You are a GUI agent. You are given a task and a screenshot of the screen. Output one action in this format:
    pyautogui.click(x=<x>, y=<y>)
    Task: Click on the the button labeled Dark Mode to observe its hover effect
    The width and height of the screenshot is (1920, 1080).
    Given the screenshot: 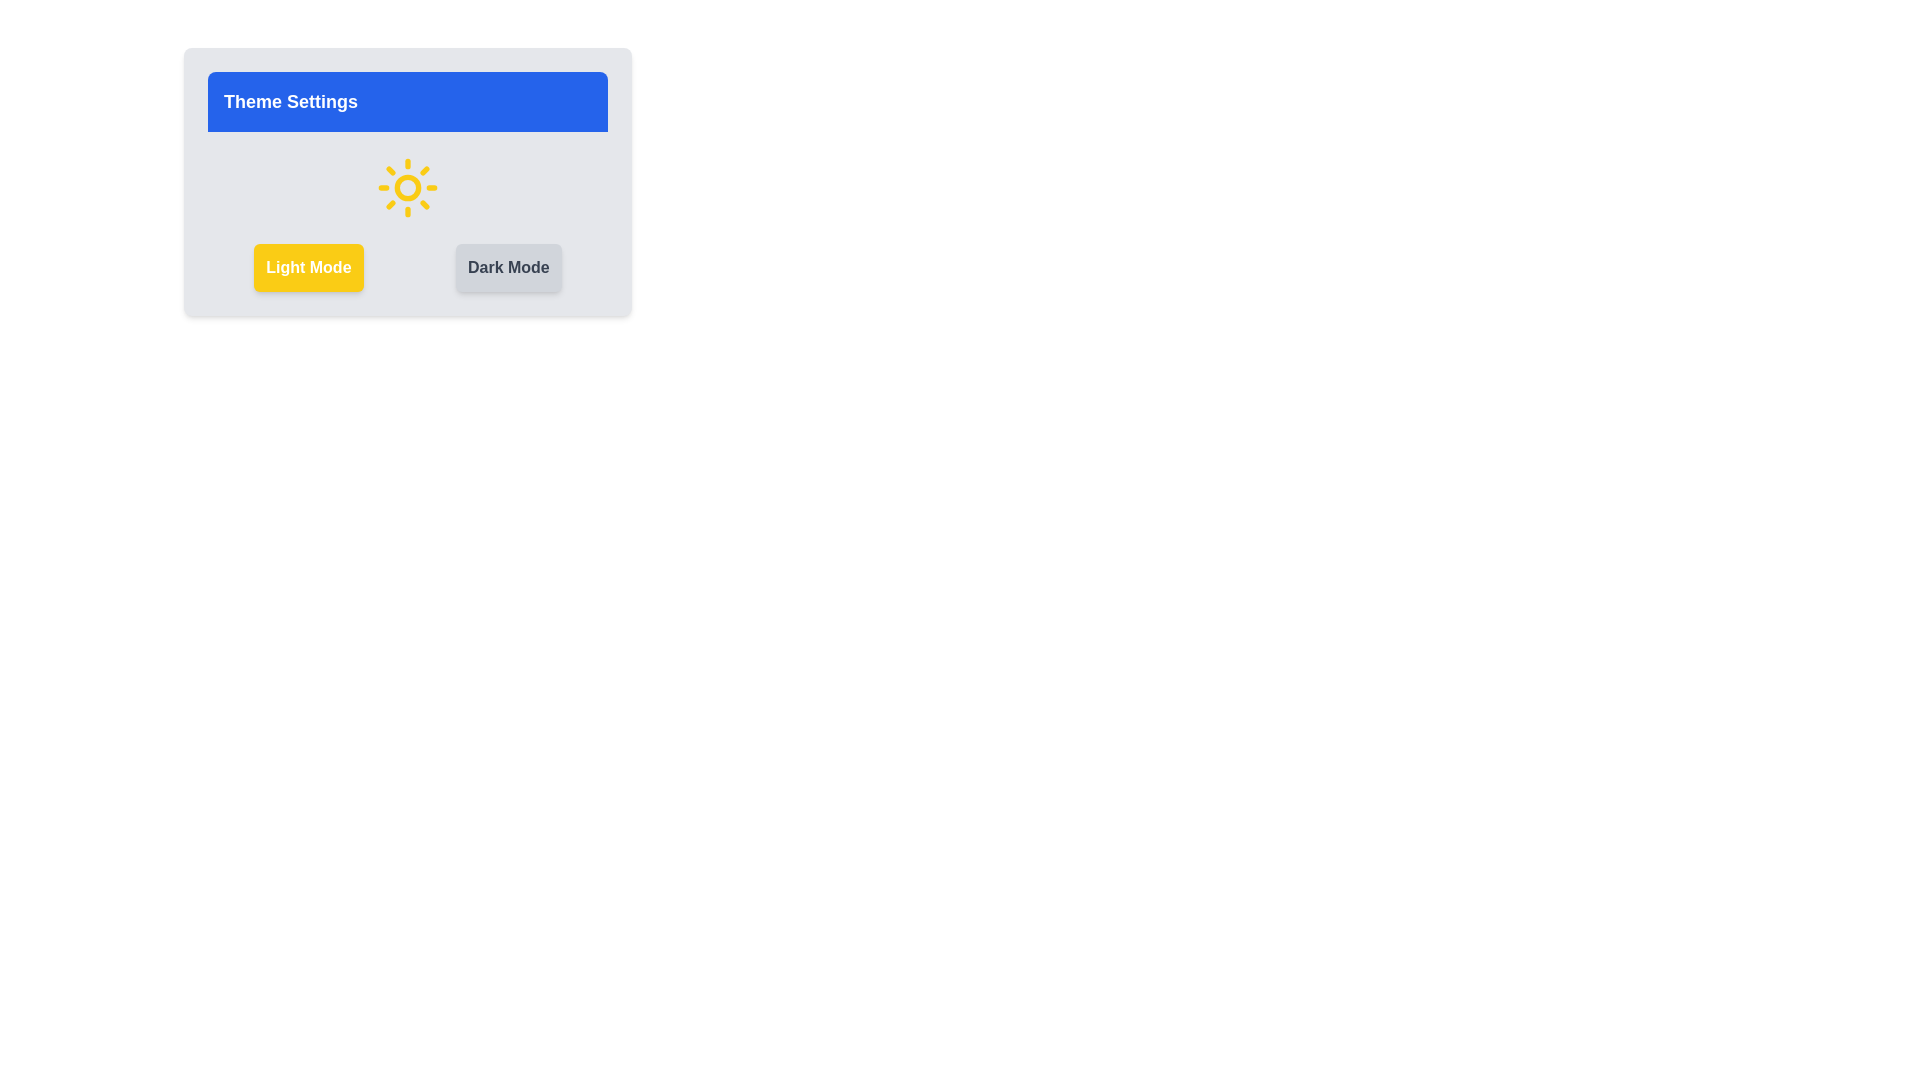 What is the action you would take?
    pyautogui.click(x=508, y=266)
    